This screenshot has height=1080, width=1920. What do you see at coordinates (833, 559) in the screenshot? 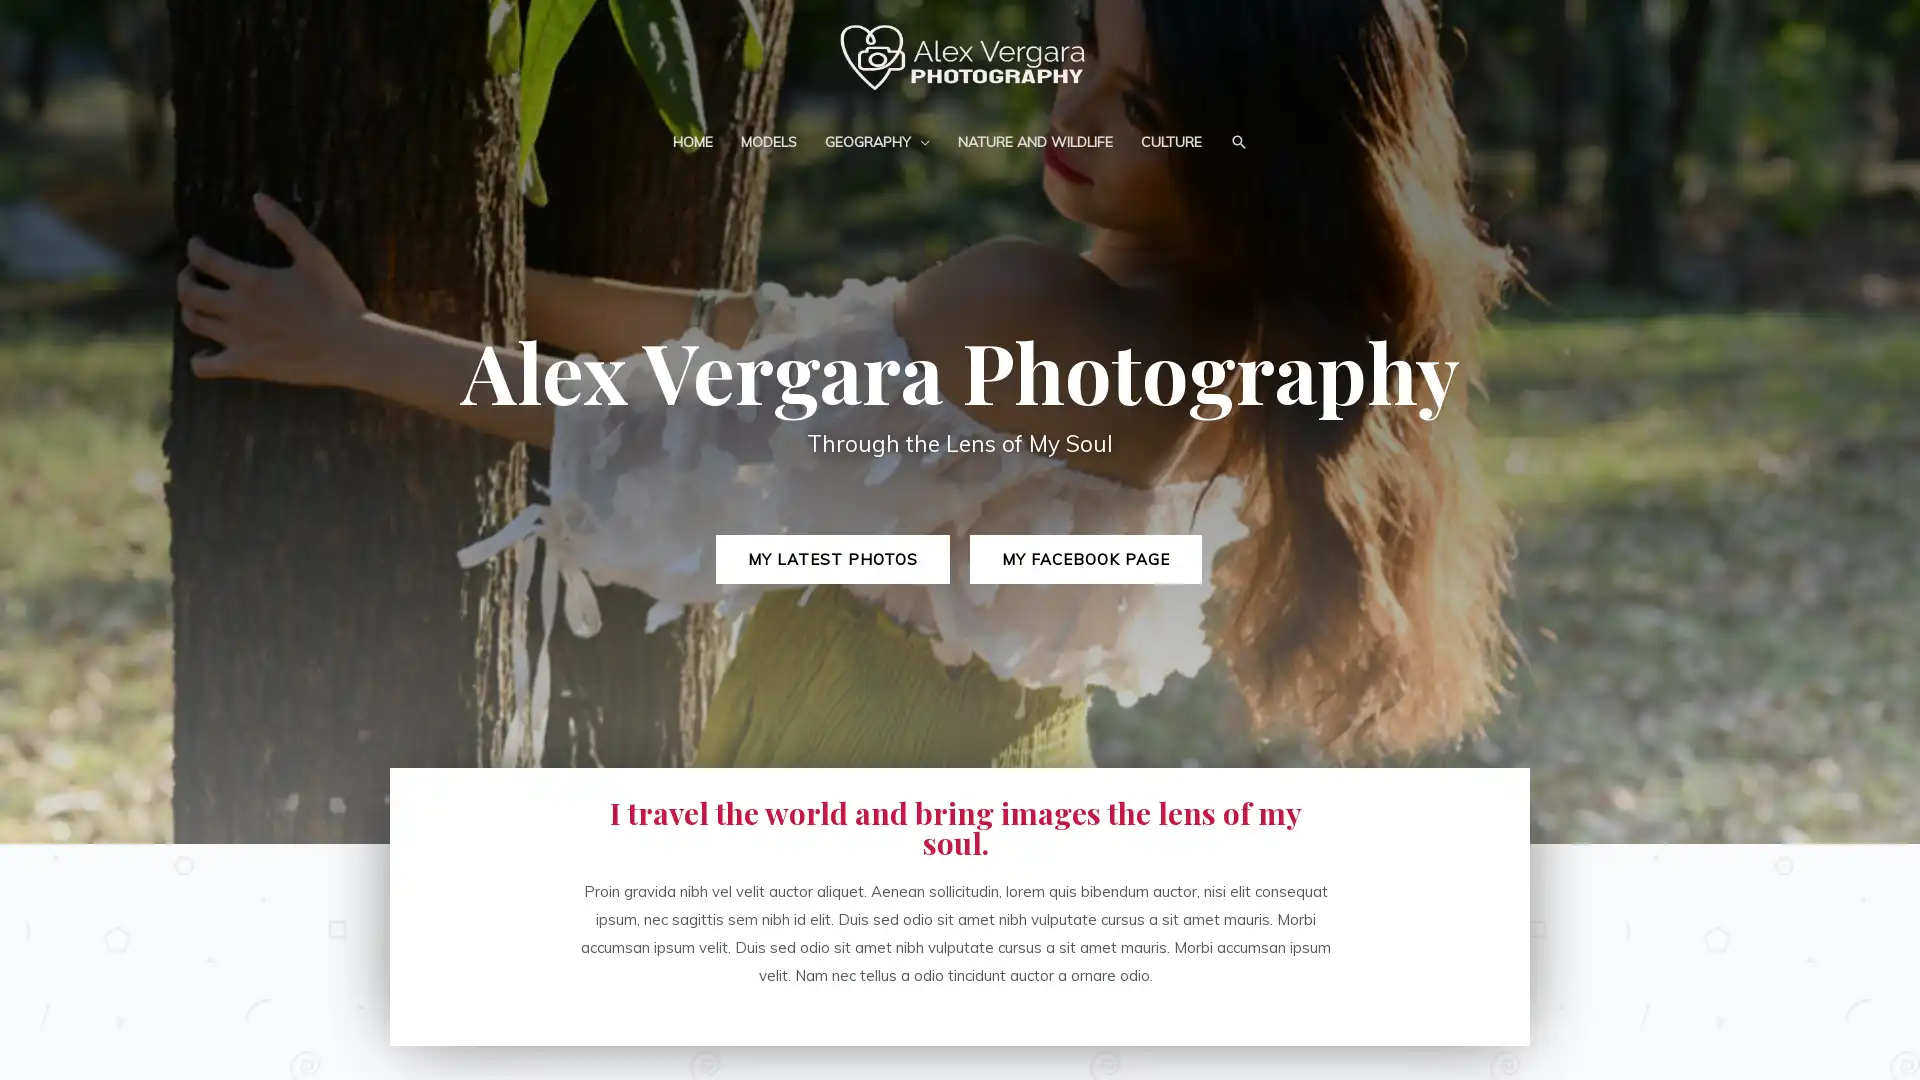
I see `MY LATEST PHOTOS` at bounding box center [833, 559].